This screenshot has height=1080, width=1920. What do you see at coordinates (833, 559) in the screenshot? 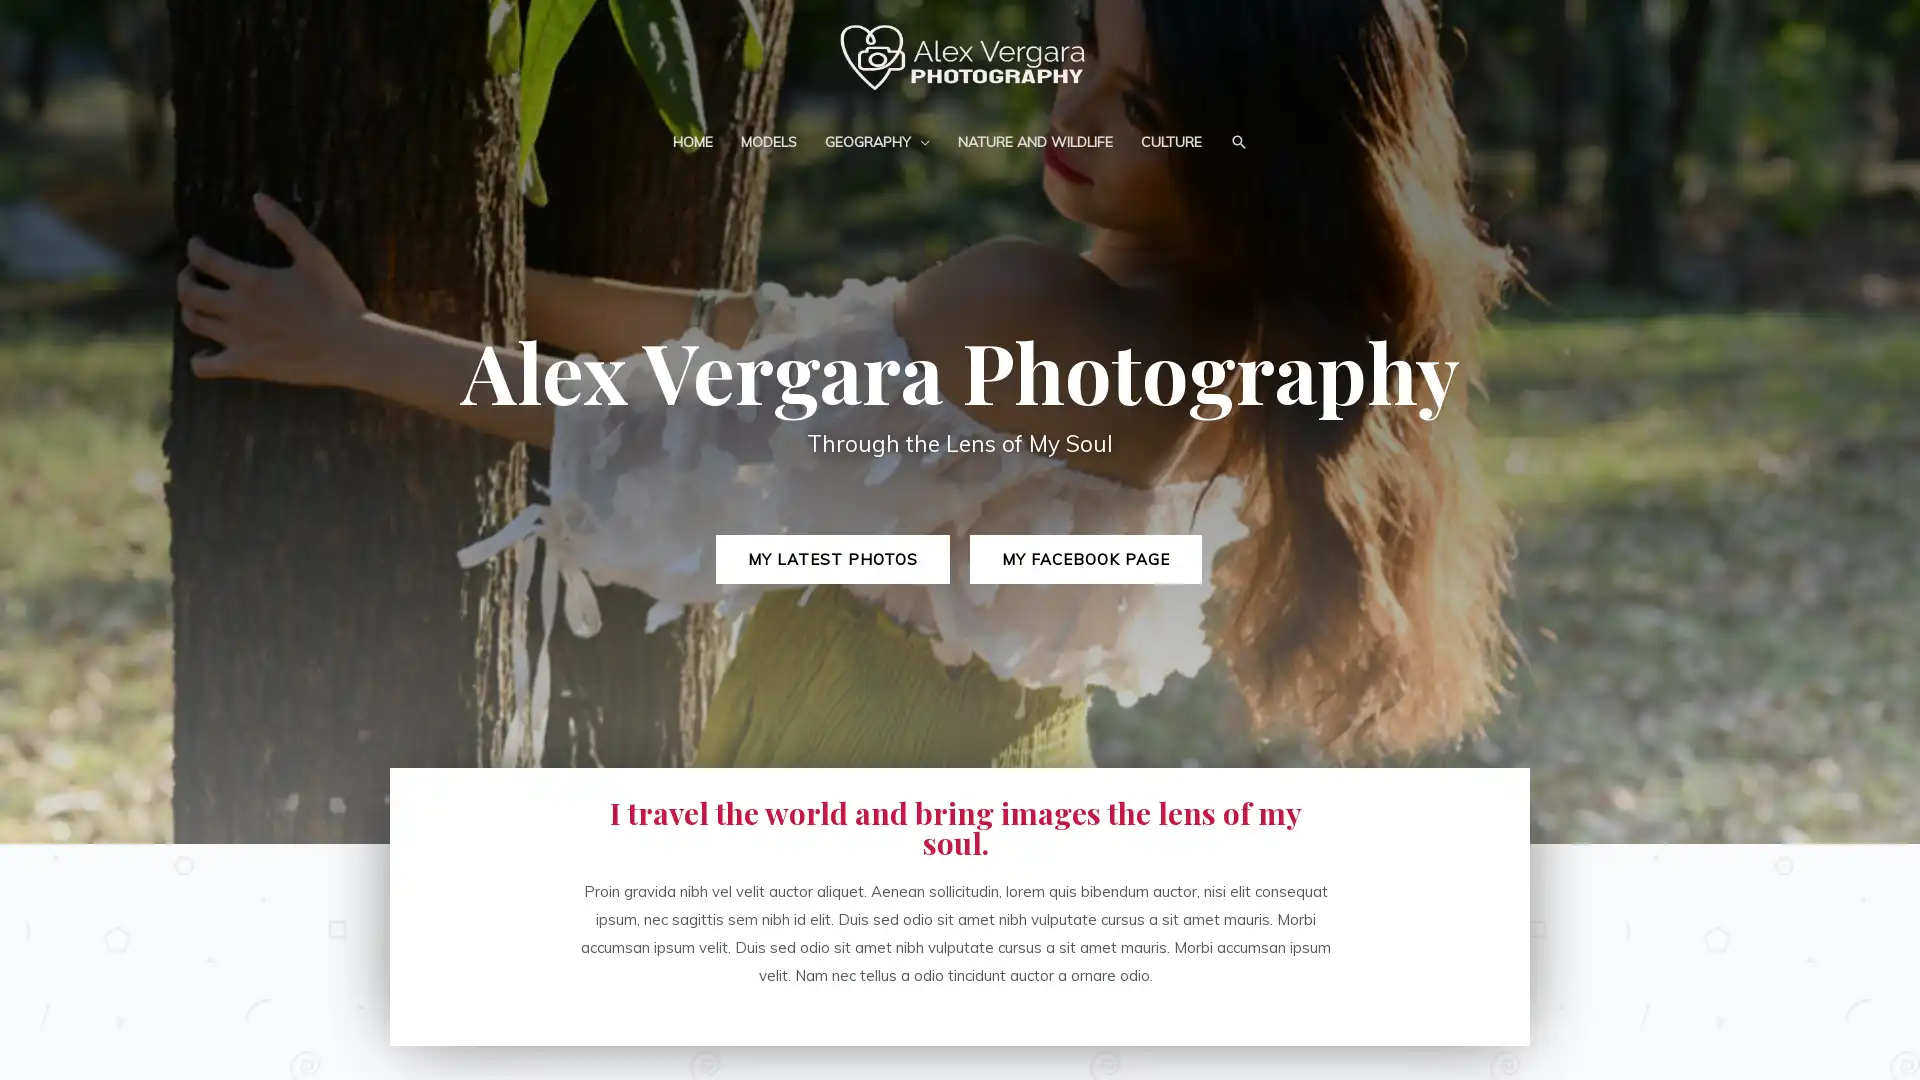
I see `MY LATEST PHOTOS` at bounding box center [833, 559].